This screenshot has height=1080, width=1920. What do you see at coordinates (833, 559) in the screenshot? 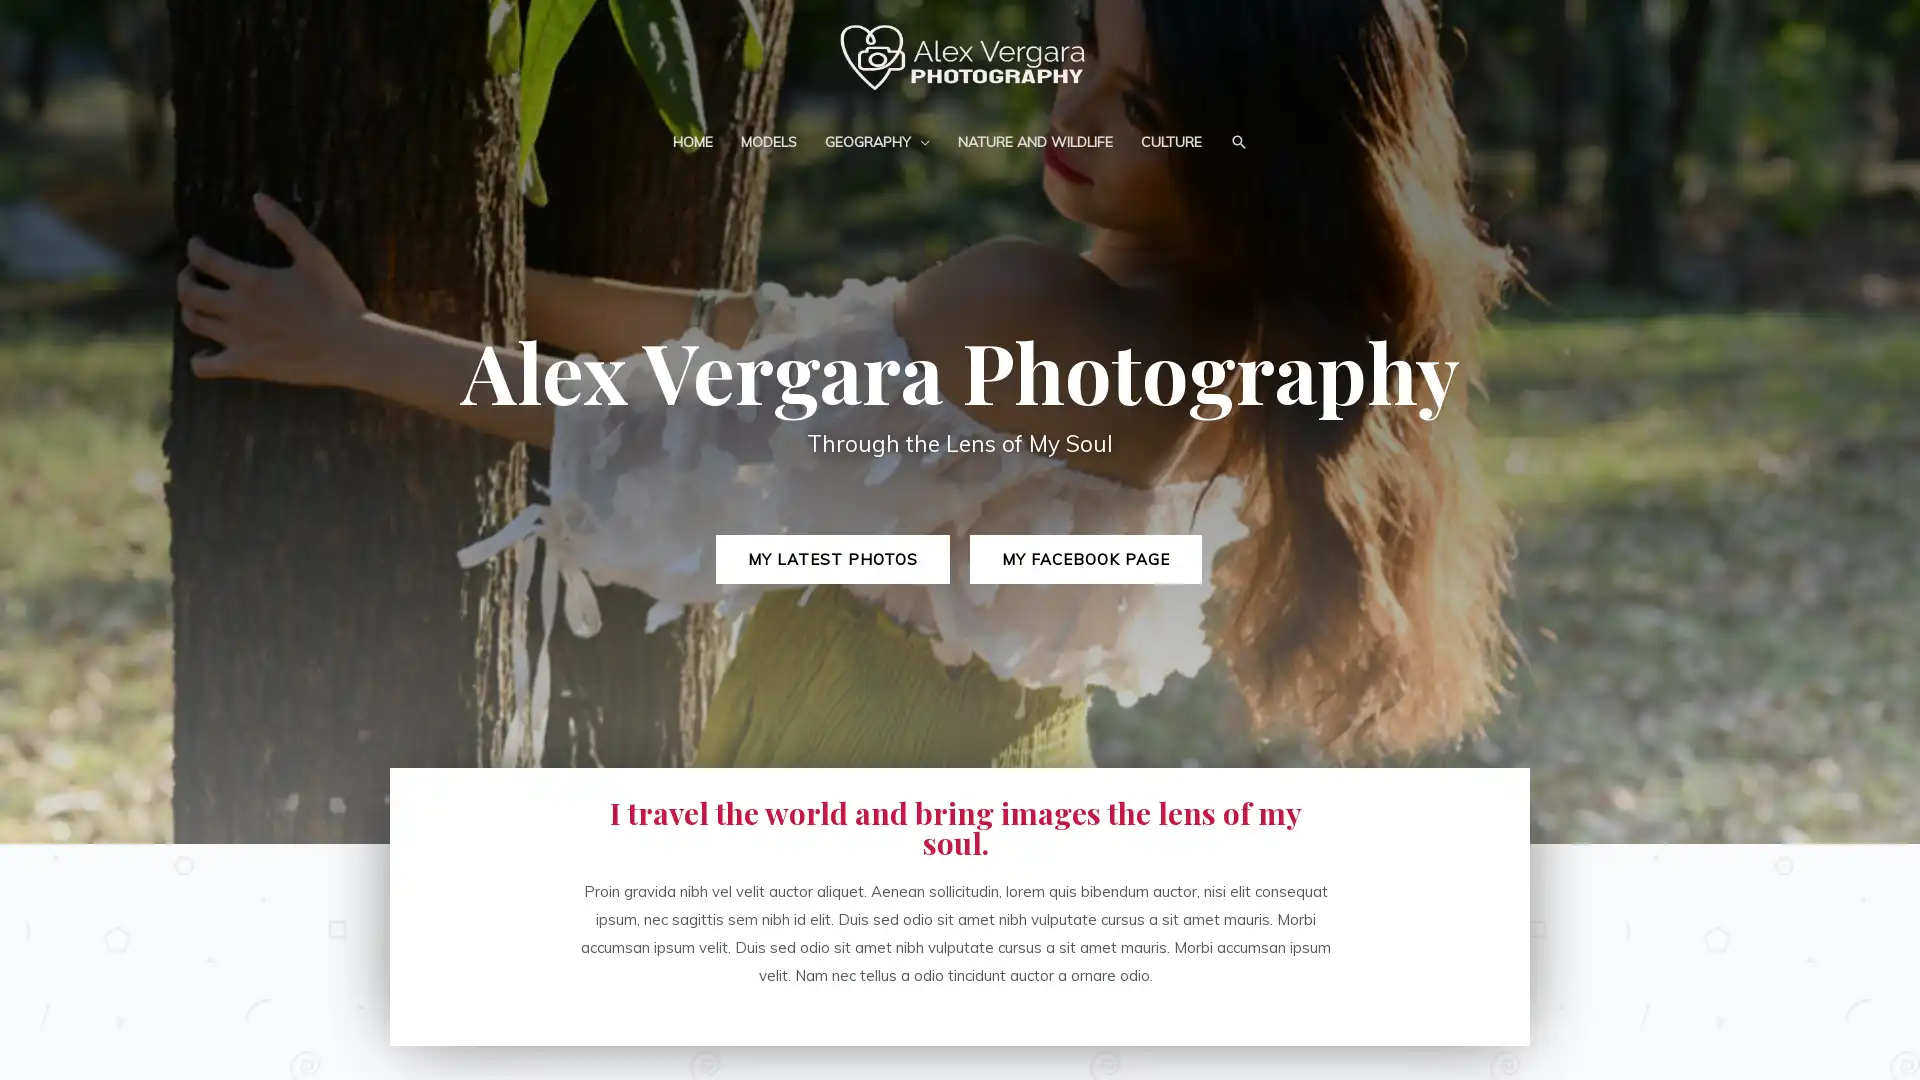
I see `MY LATEST PHOTOS` at bounding box center [833, 559].